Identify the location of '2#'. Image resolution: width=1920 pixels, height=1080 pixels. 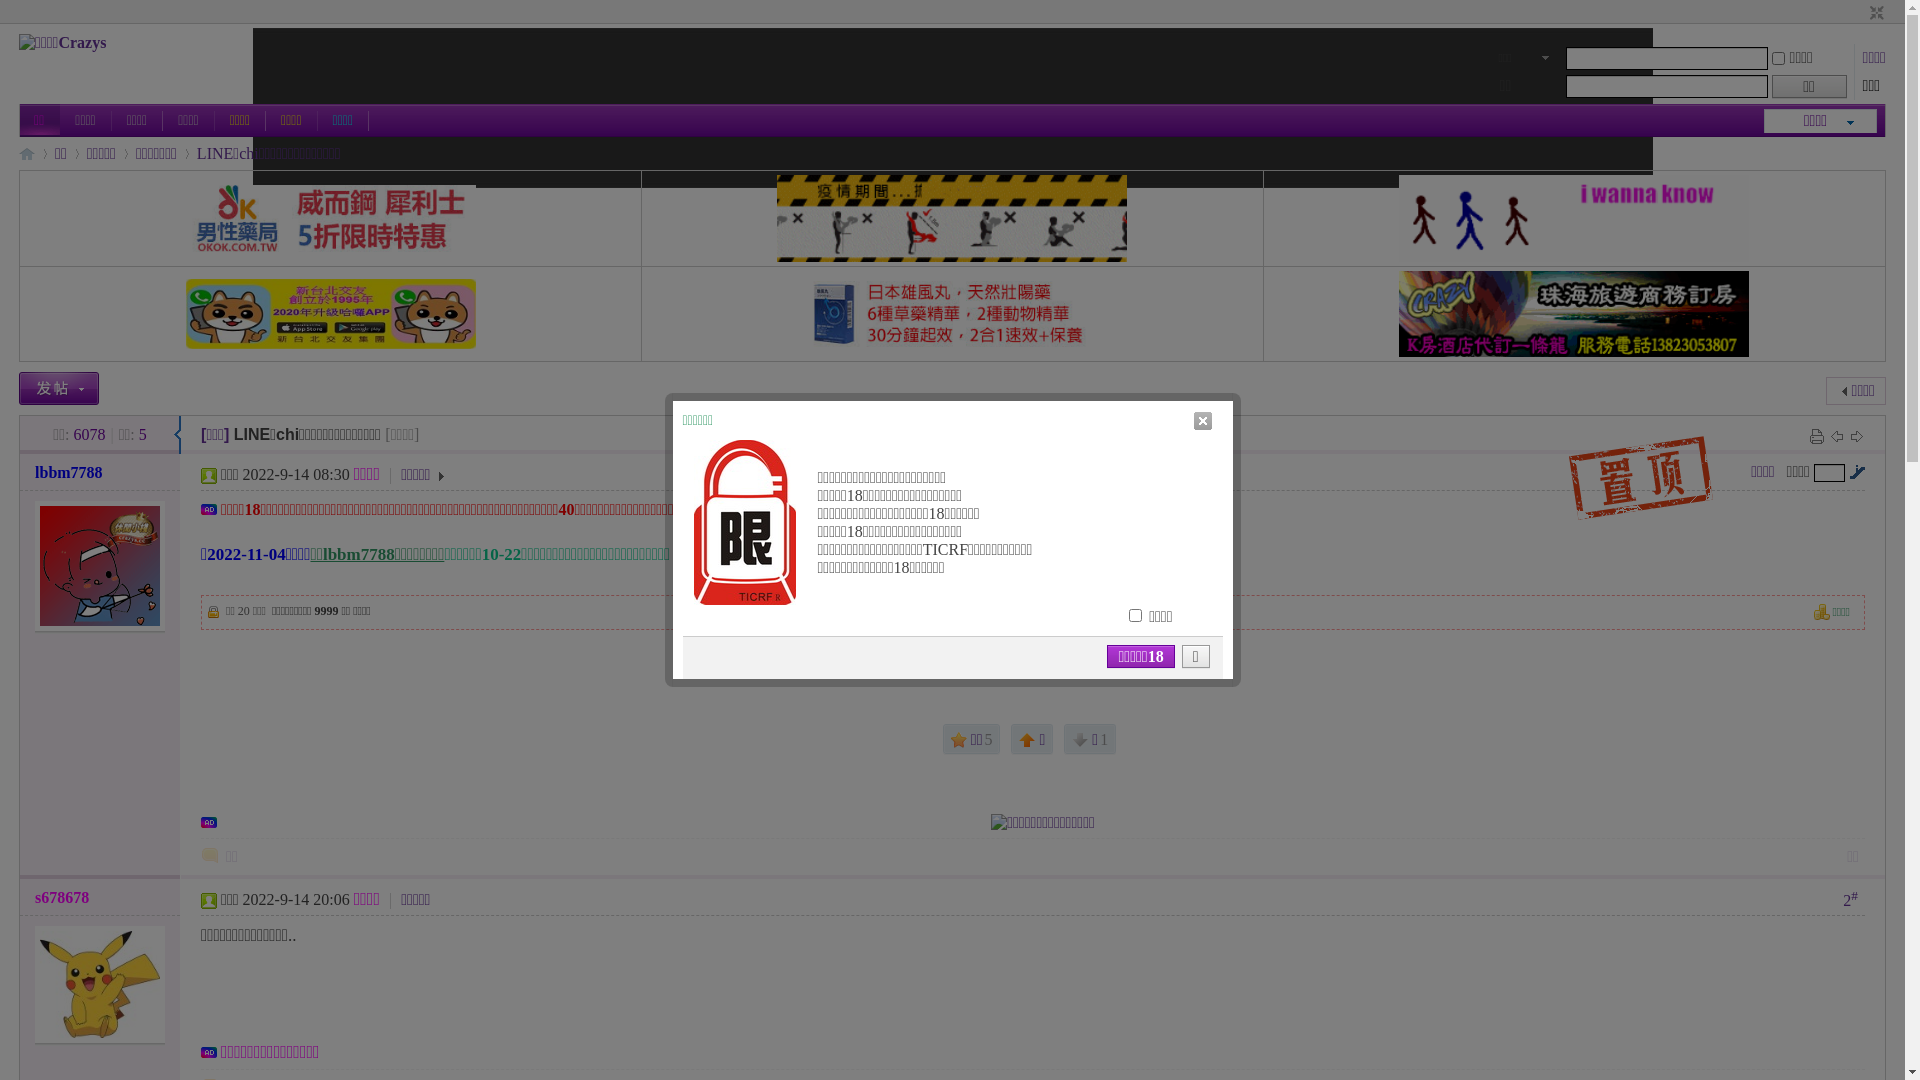
(1849, 897).